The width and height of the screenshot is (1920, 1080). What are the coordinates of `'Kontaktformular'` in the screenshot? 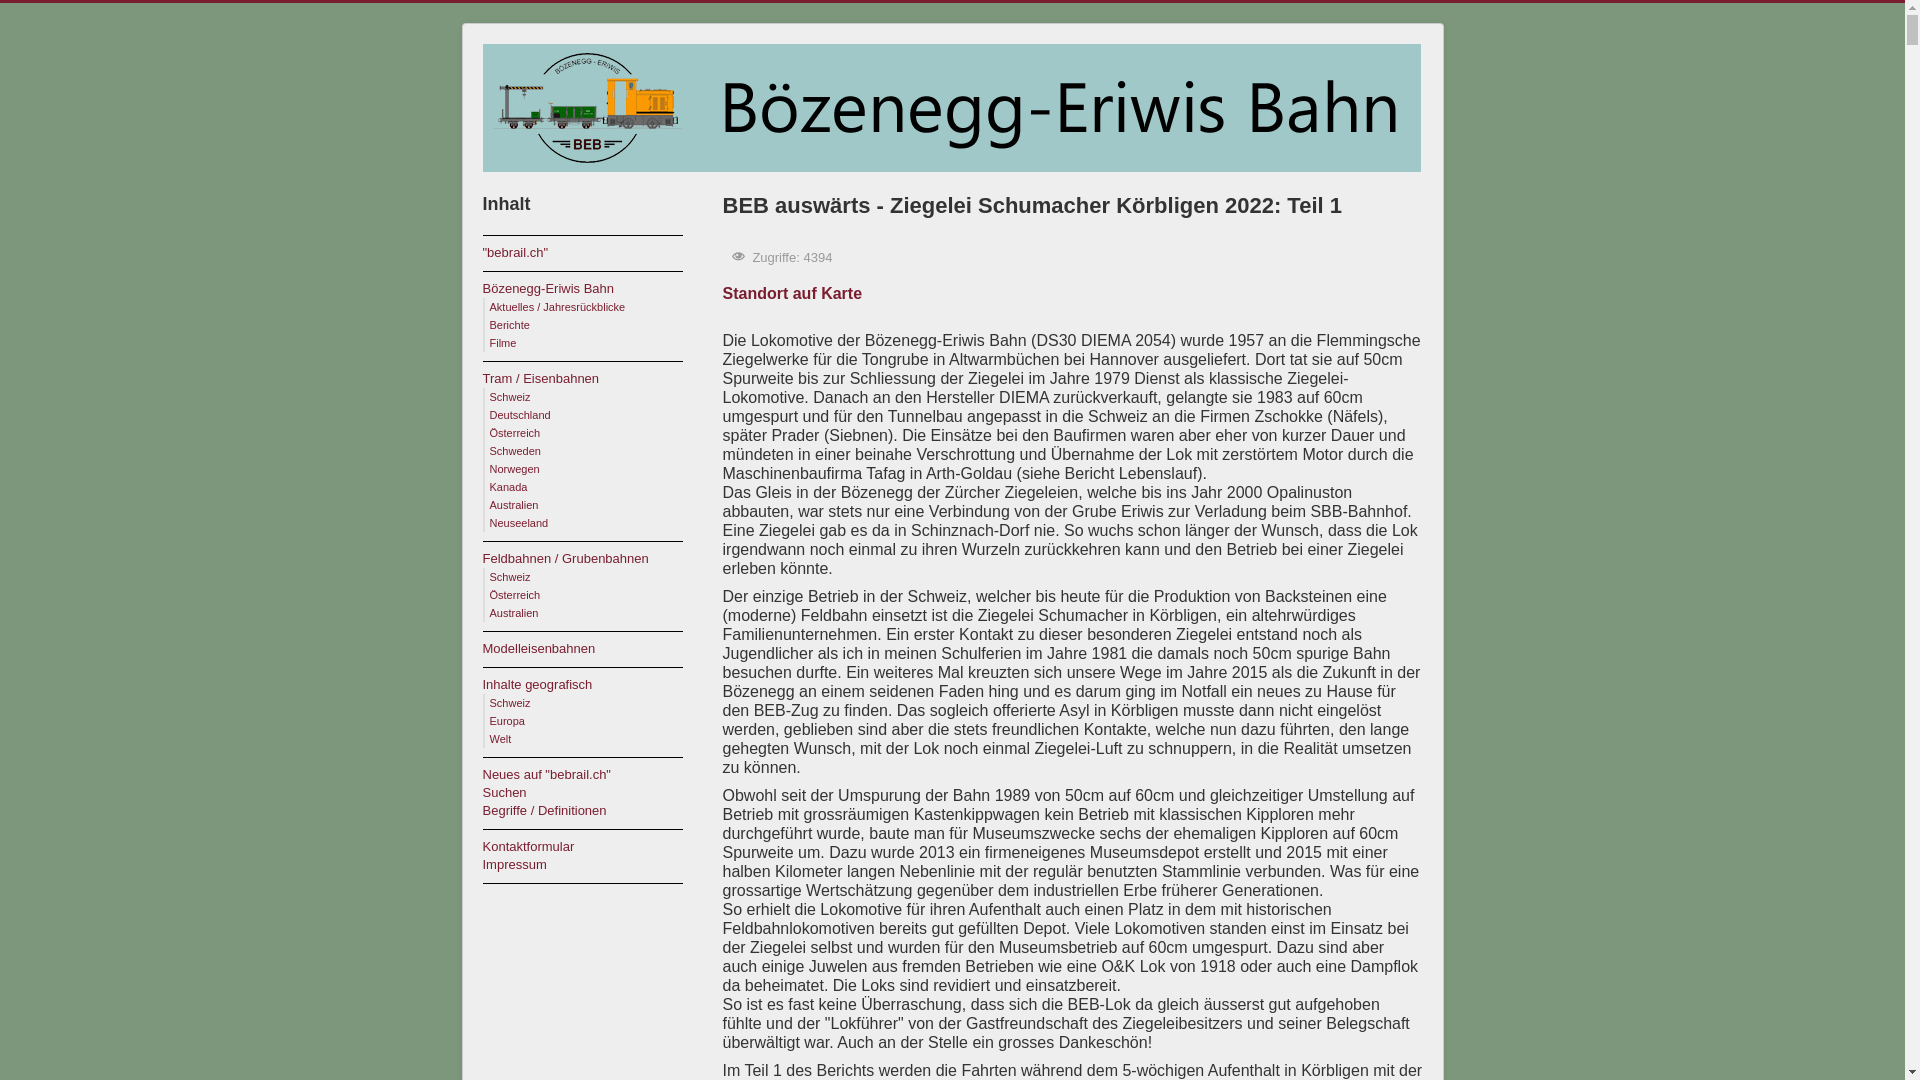 It's located at (590, 847).